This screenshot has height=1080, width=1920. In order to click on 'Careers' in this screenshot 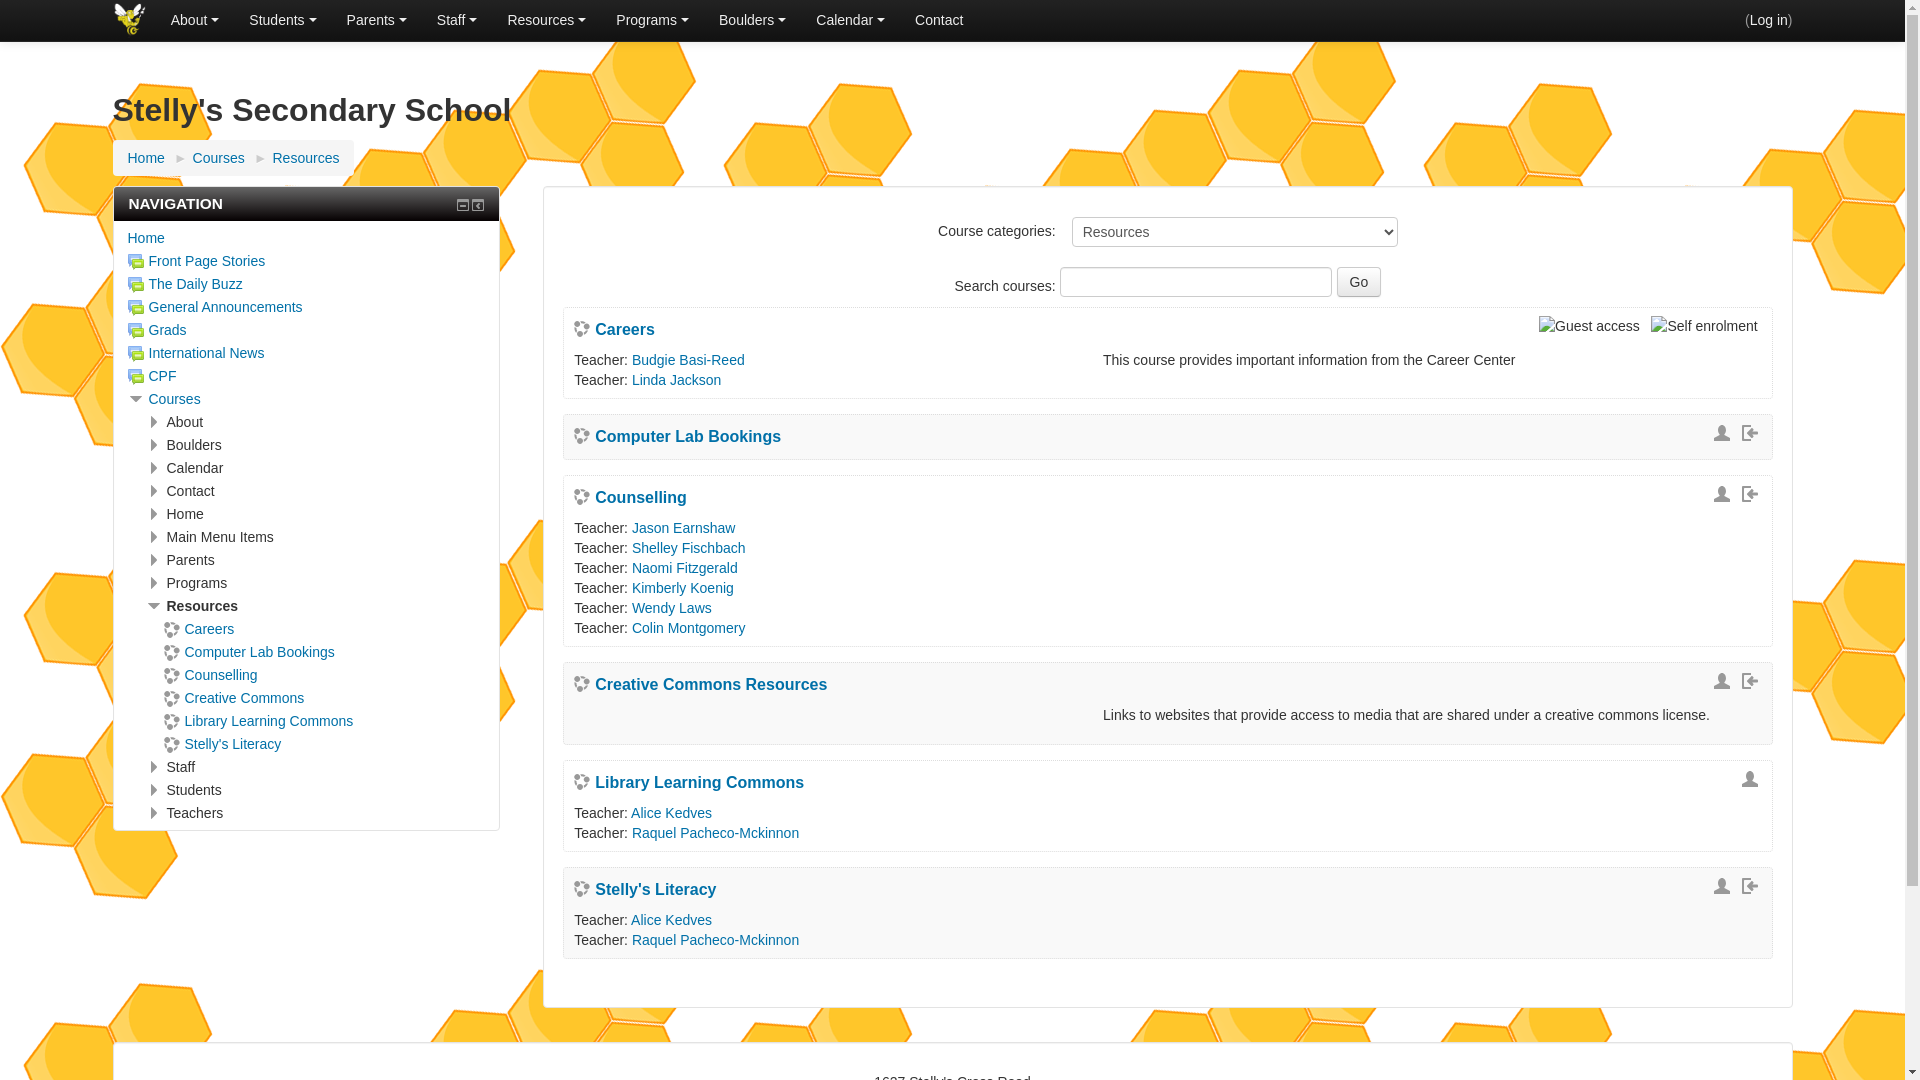, I will do `click(199, 627)`.